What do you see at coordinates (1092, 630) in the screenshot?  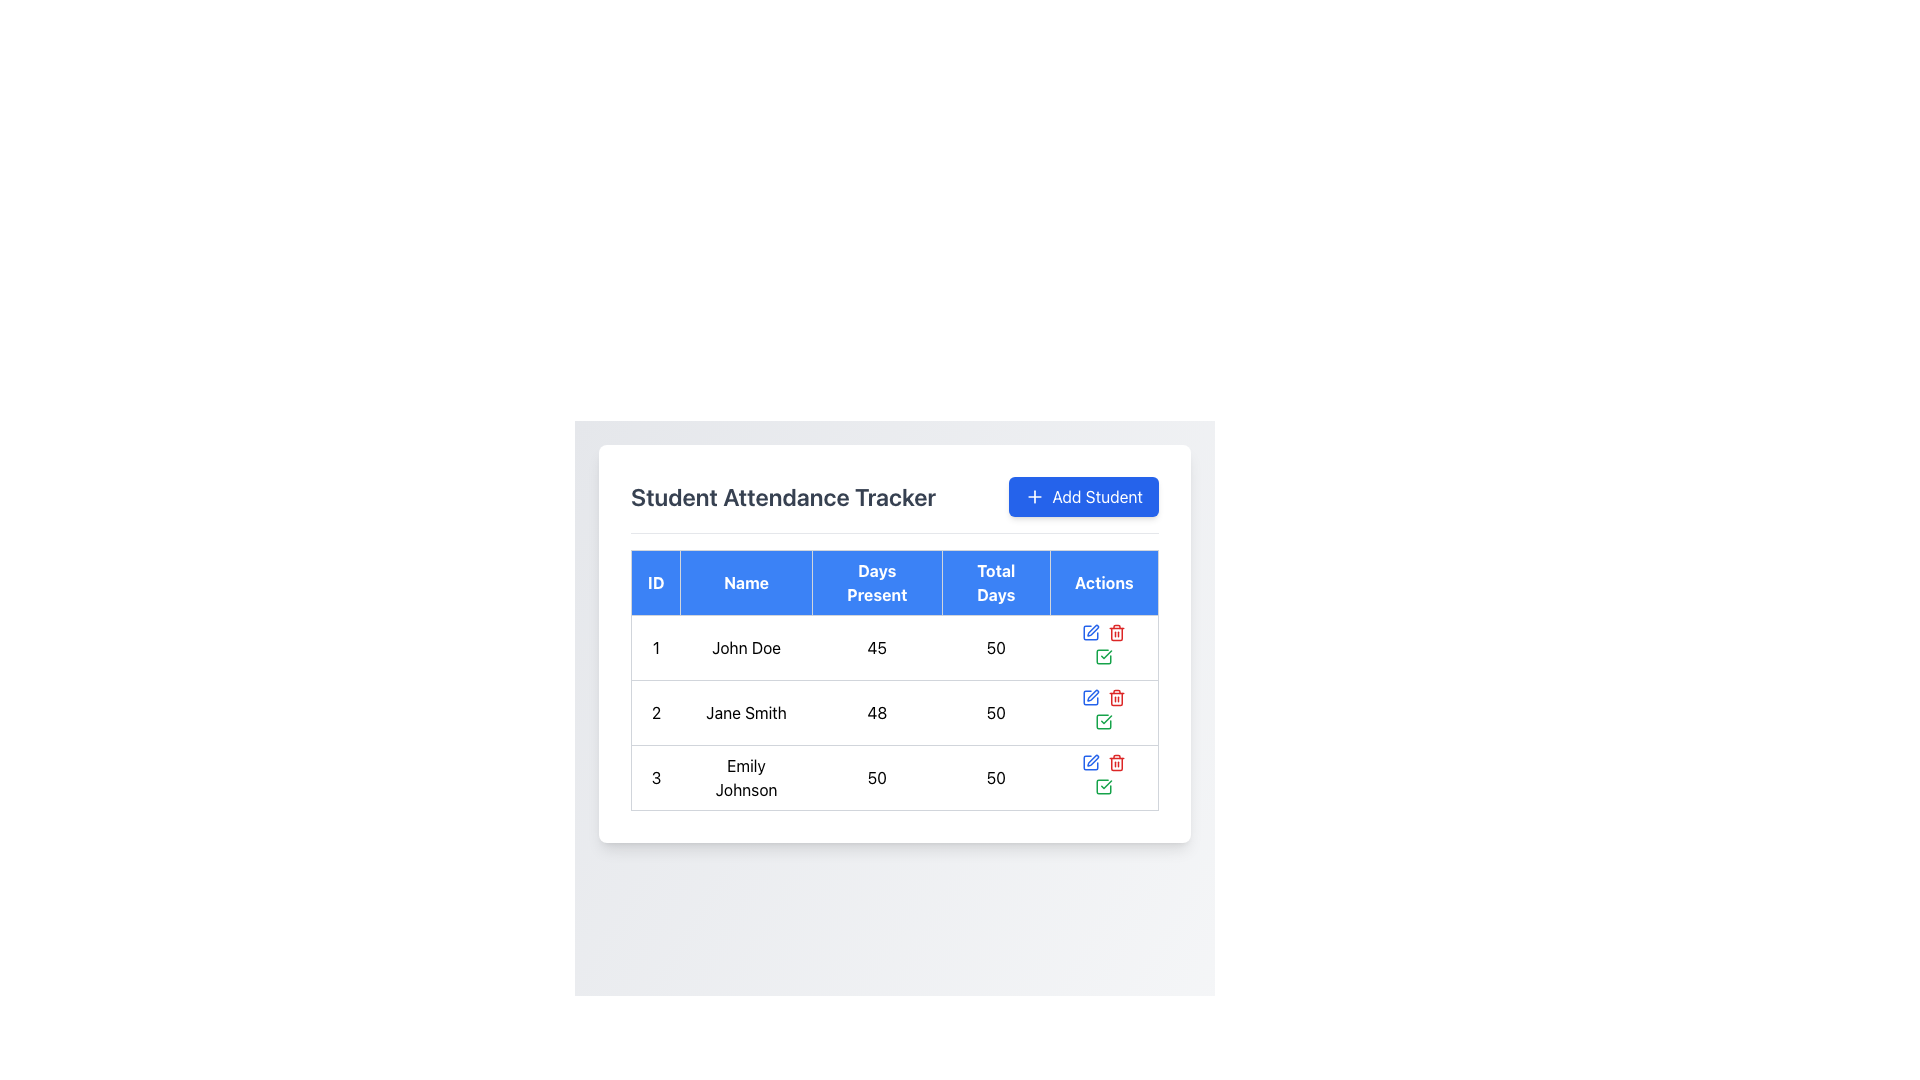 I see `the small, slanted pen icon in the 'Actions' column of the second row representing 'Jane Smith'` at bounding box center [1092, 630].